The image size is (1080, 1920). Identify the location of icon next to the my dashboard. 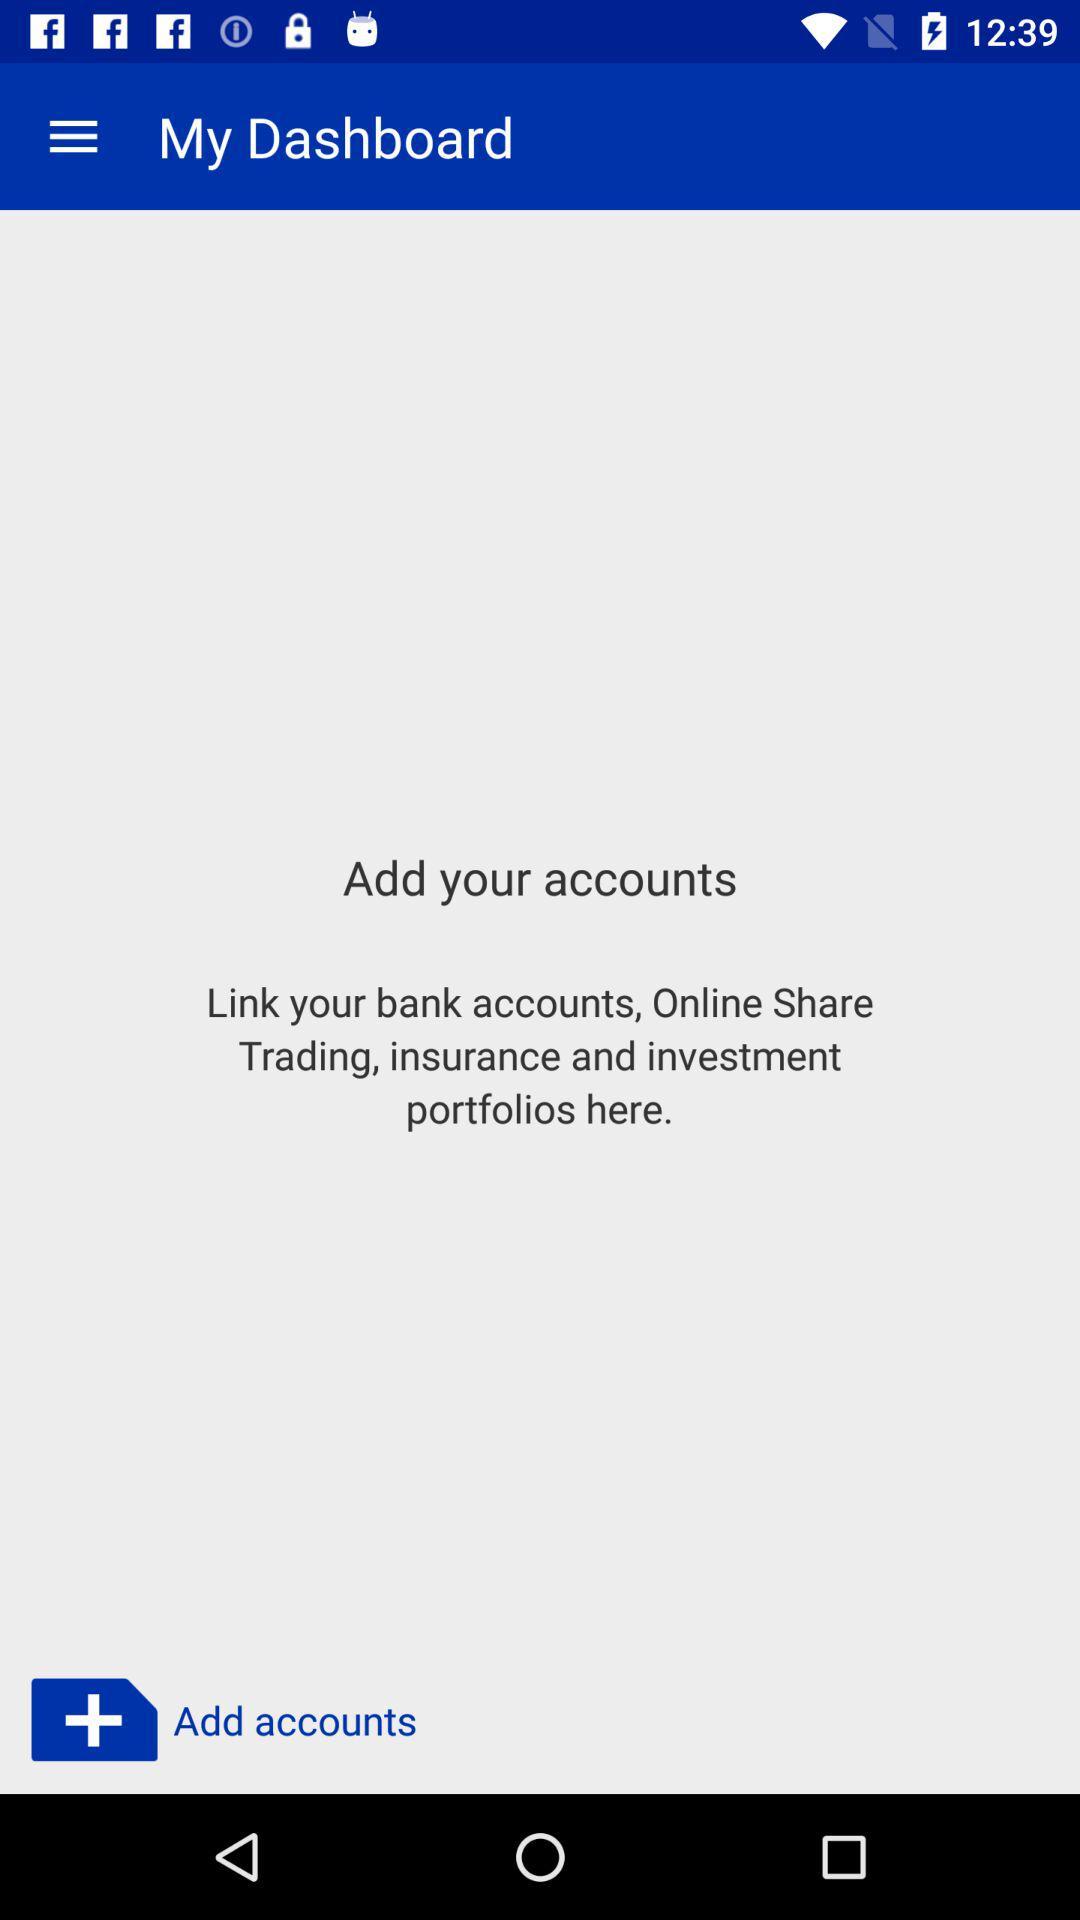
(72, 135).